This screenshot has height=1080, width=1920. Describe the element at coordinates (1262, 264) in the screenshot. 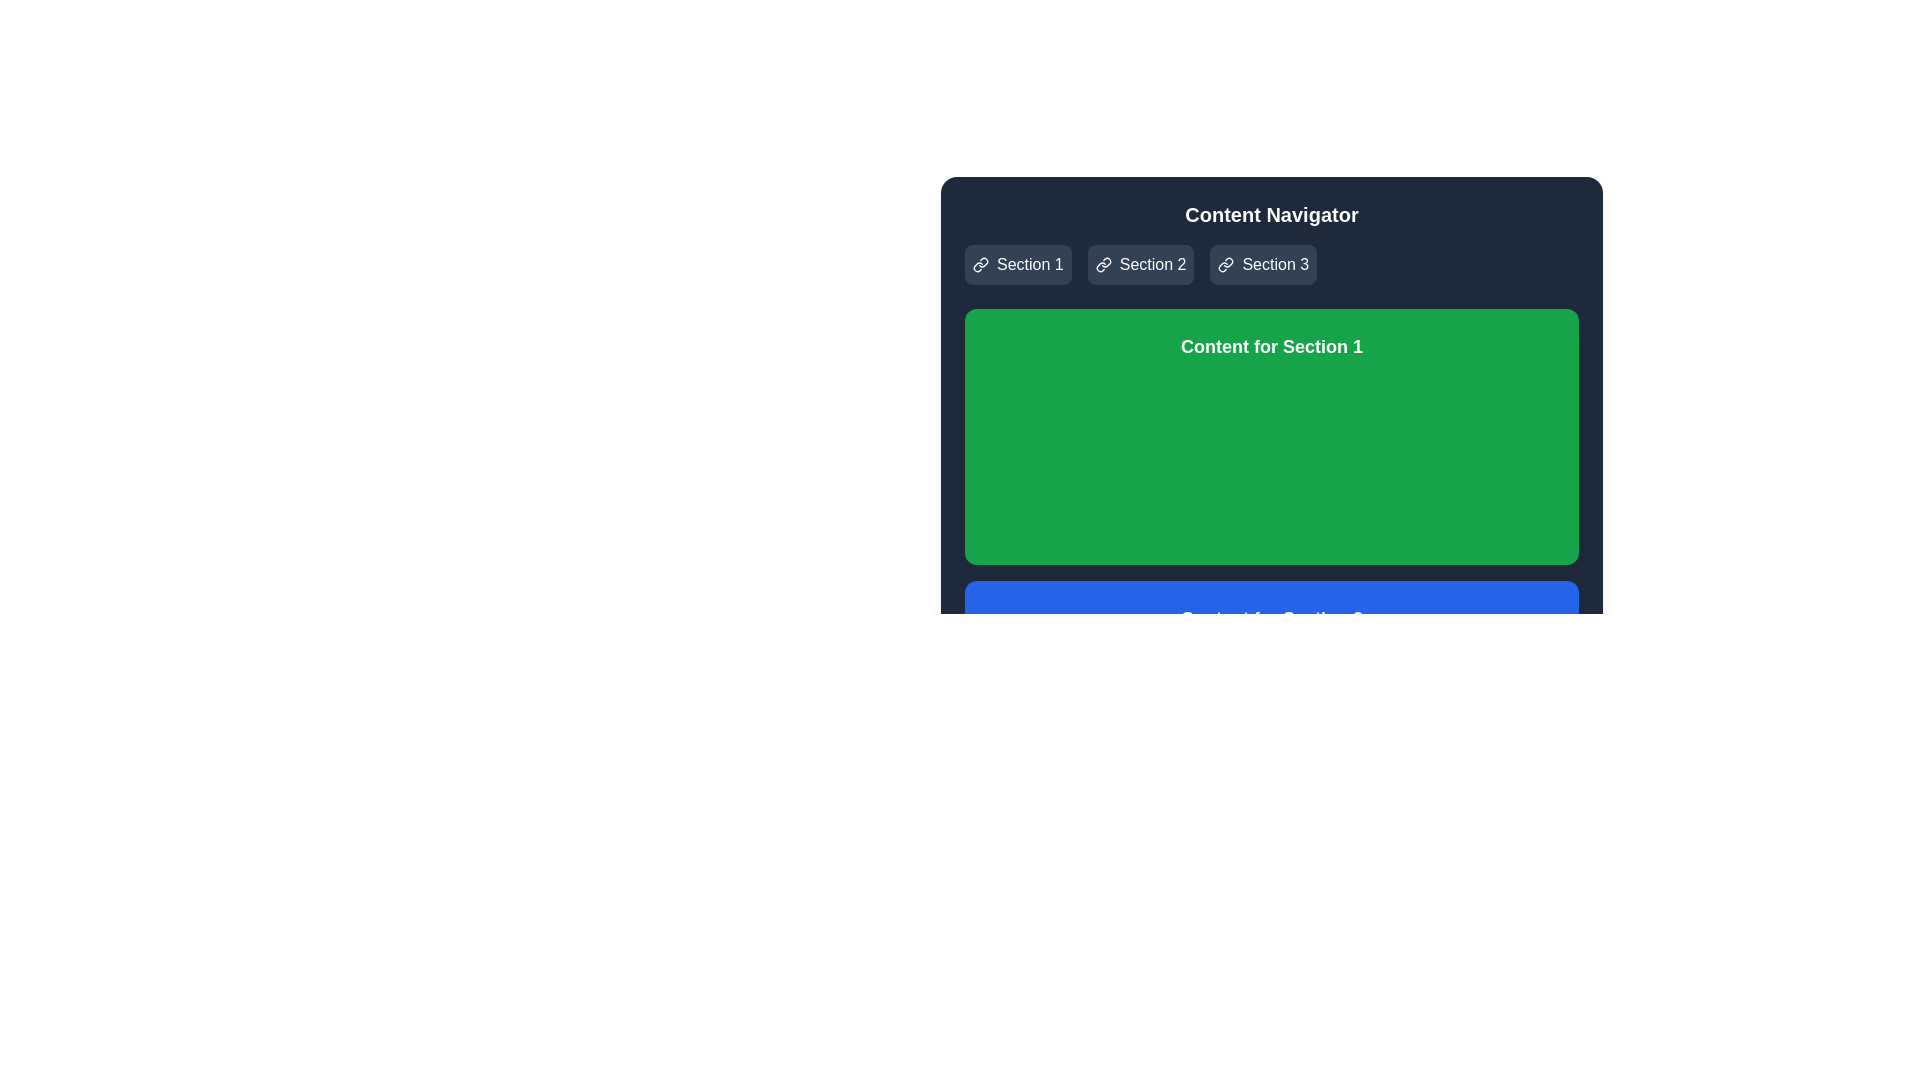

I see `the third navigation button labeled 'Section 3' located at the top-right area of the main interface` at that location.